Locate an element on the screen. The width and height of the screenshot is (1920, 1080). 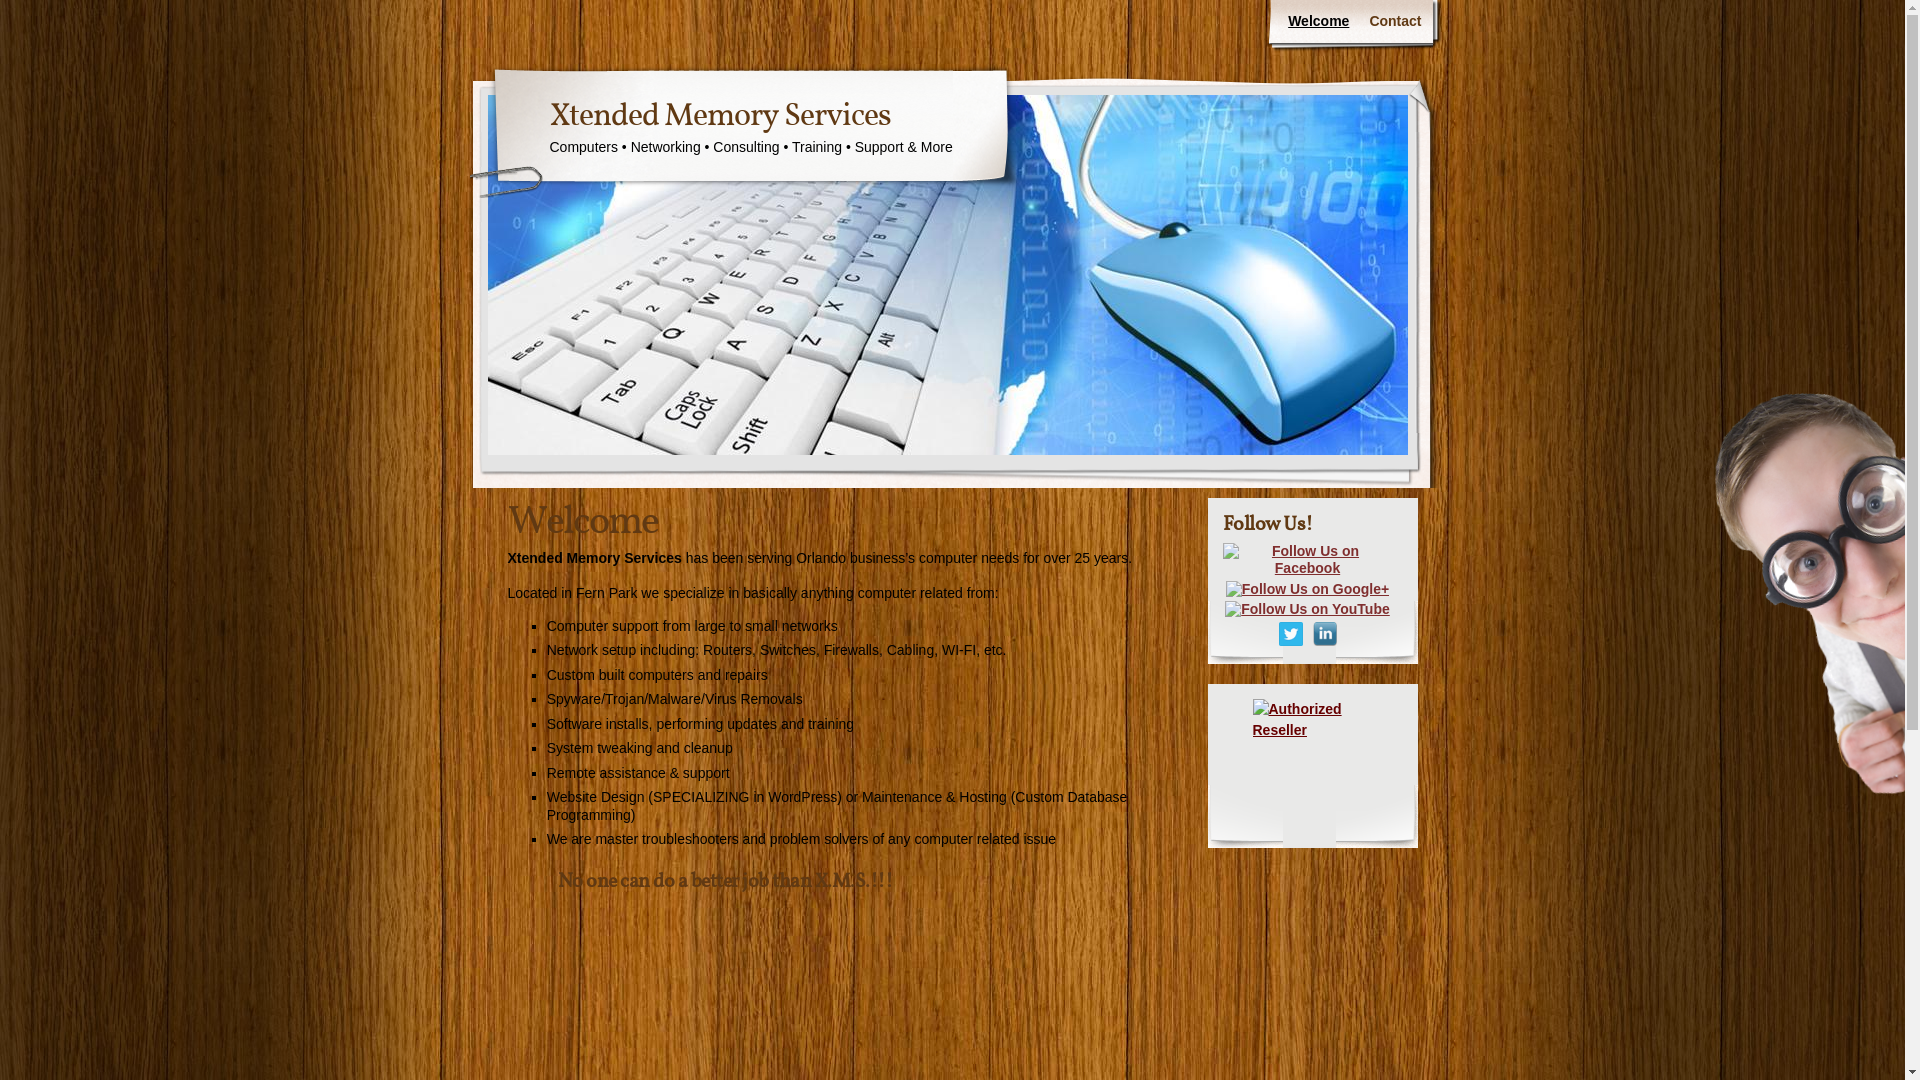
'Contact' is located at coordinates (1394, 22).